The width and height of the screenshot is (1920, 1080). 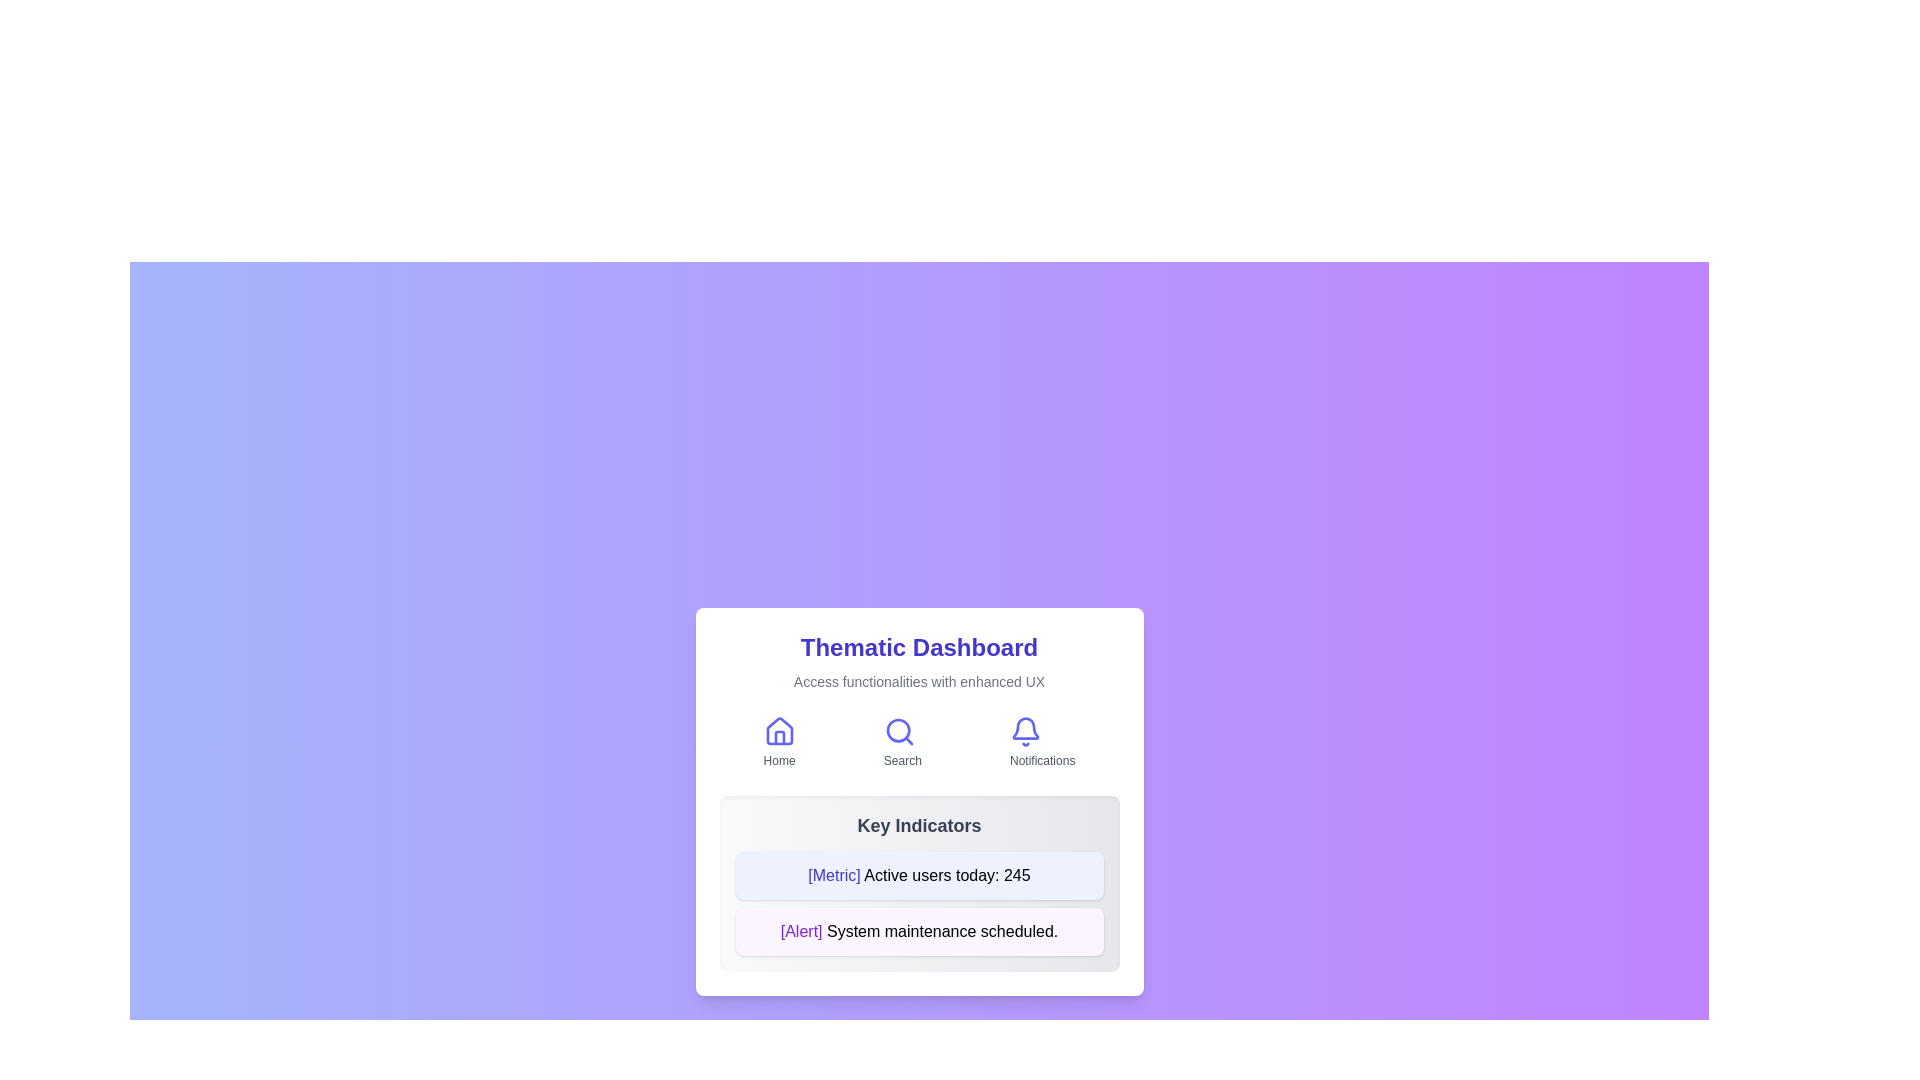 What do you see at coordinates (1026, 728) in the screenshot?
I see `the bell vector graphic icon for notifications` at bounding box center [1026, 728].